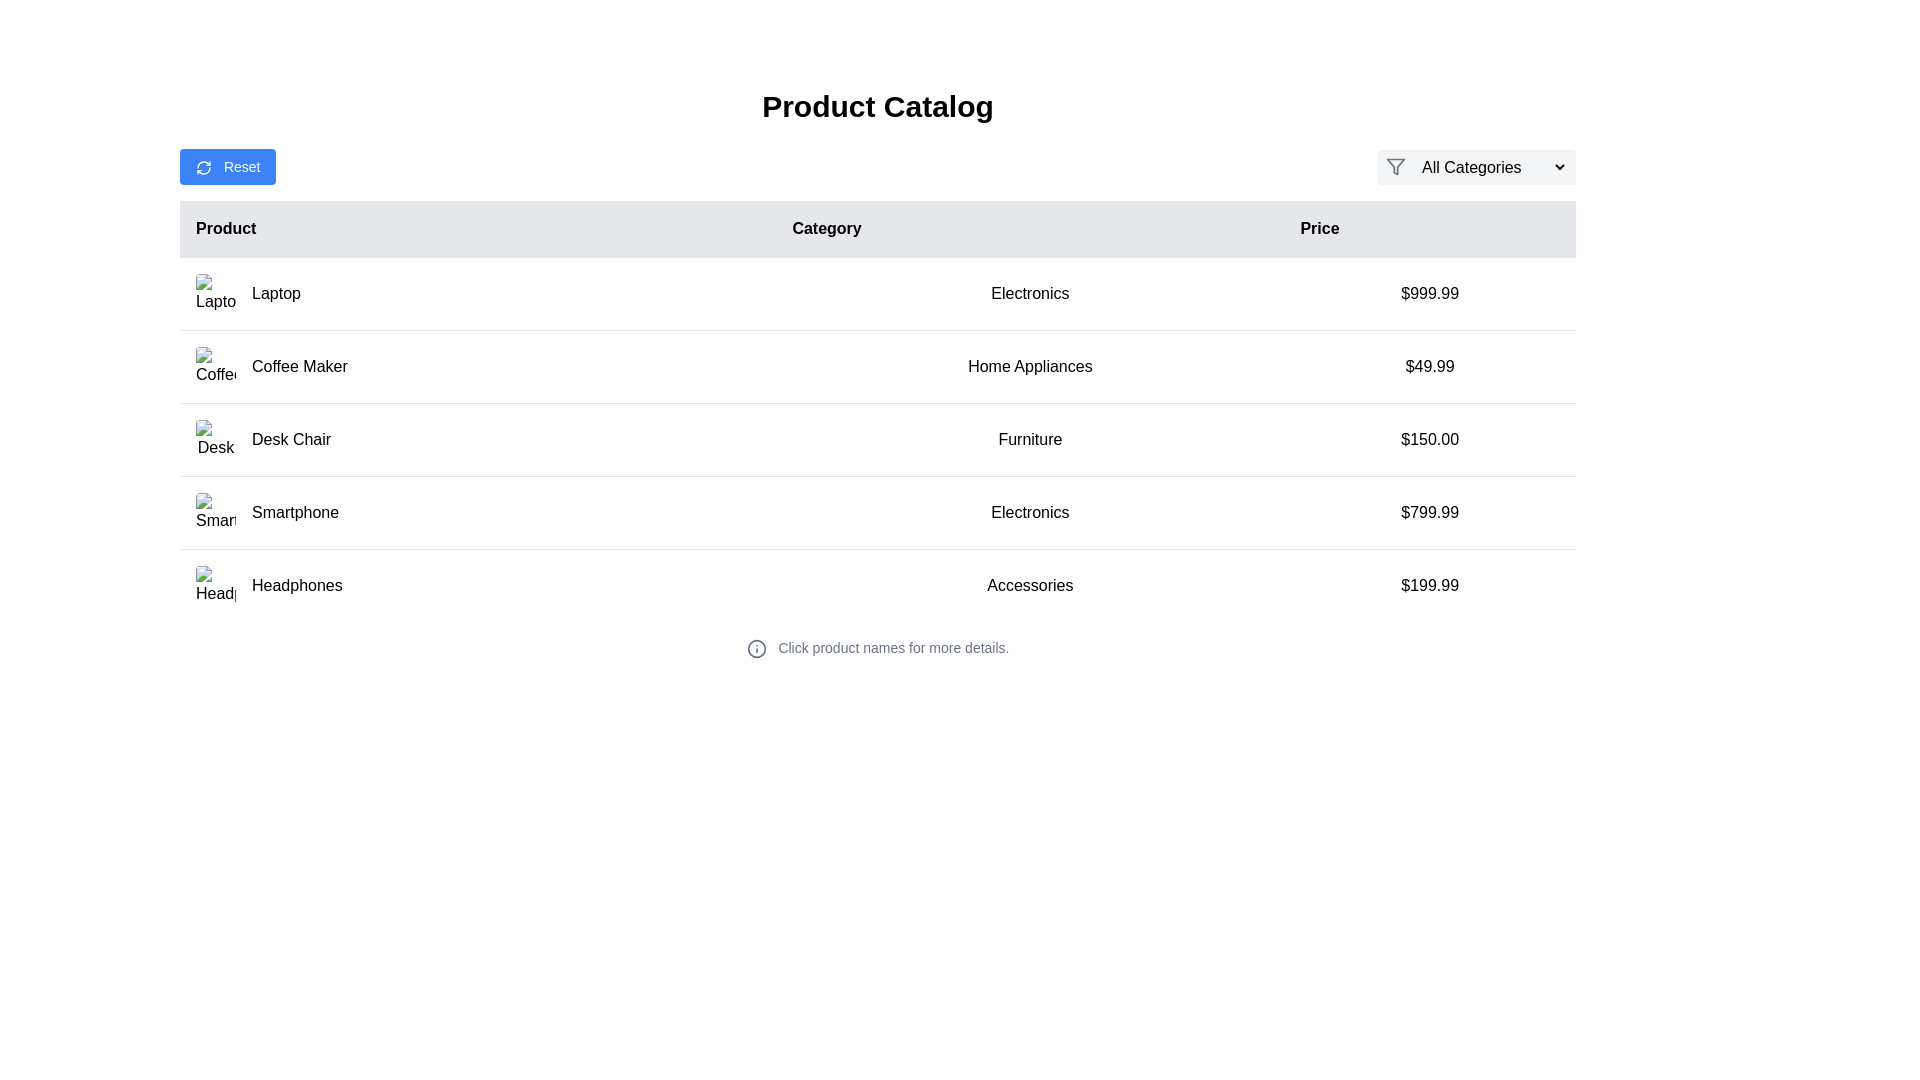  What do you see at coordinates (1429, 366) in the screenshot?
I see `the text label displaying the price of the 'Coffee Maker' product in the product catalog table, located in the 'Price' column` at bounding box center [1429, 366].